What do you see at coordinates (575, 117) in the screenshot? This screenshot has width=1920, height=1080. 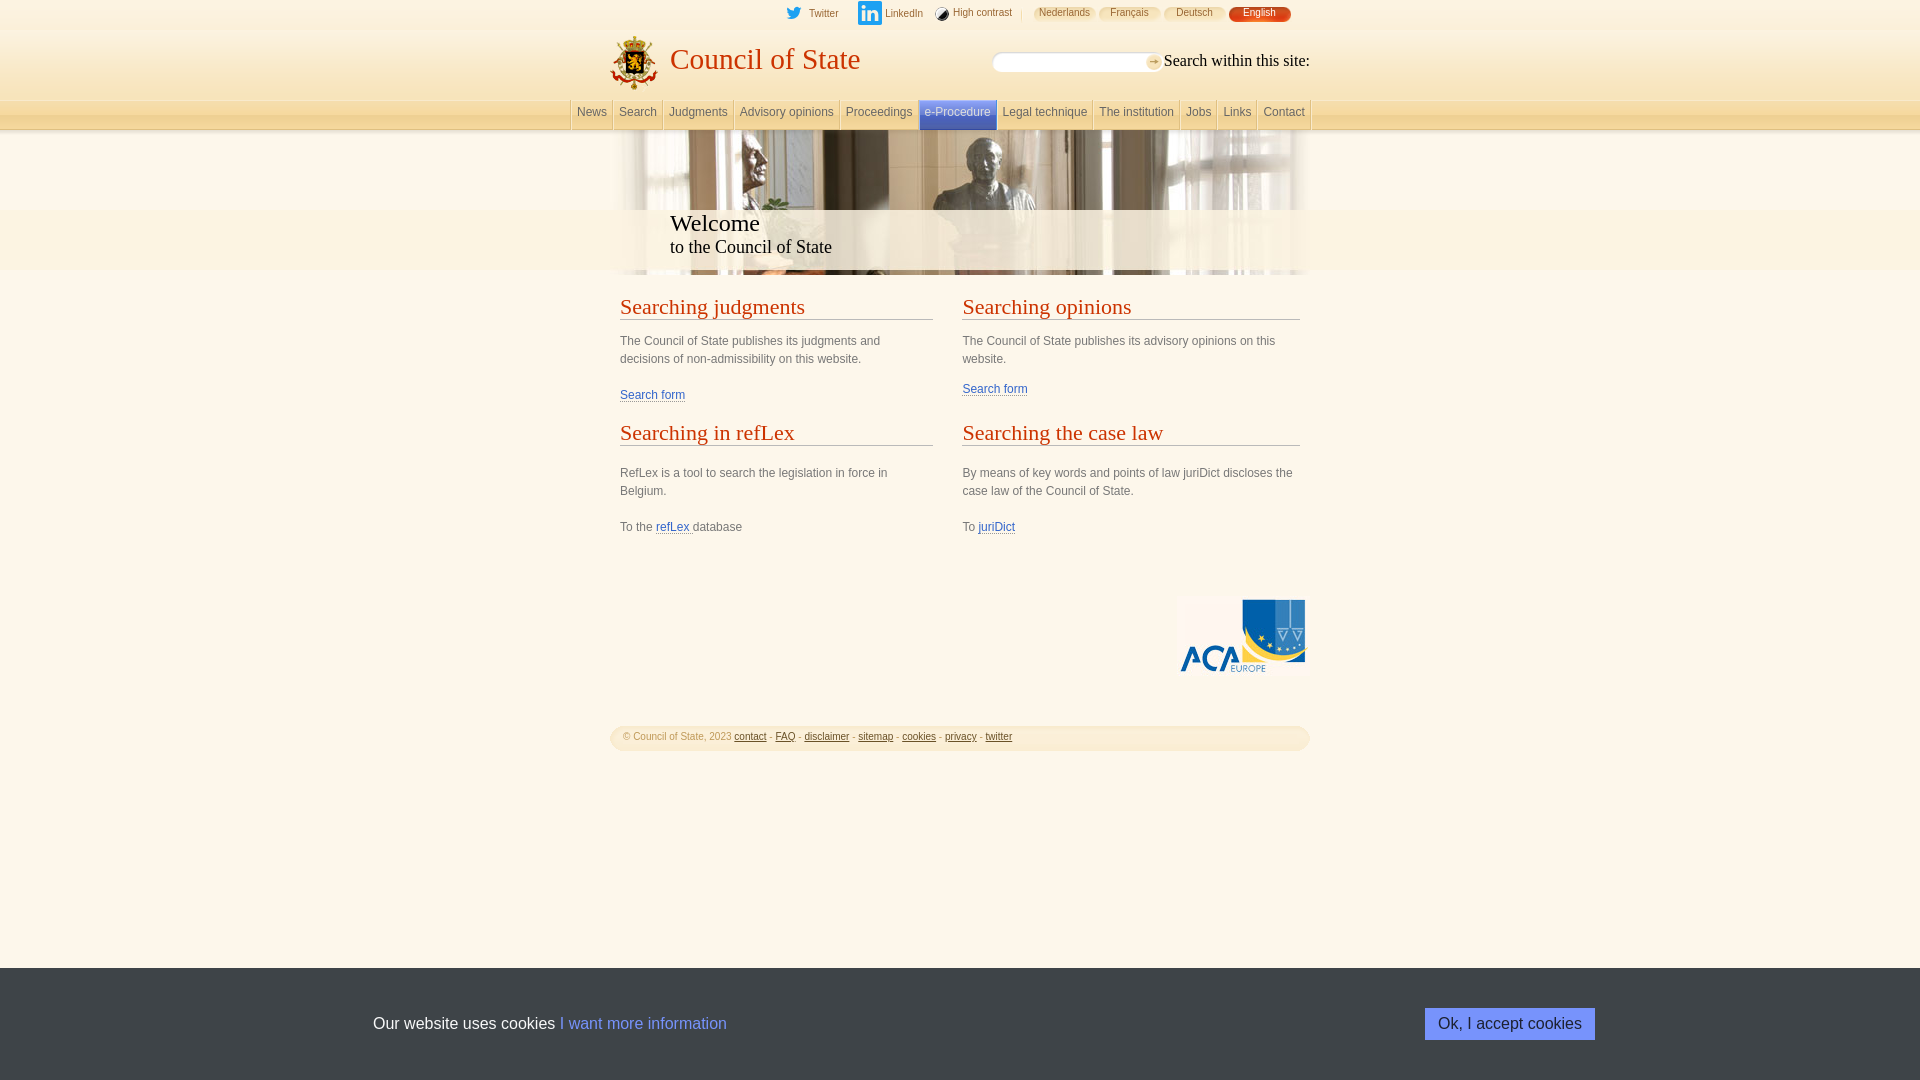 I see `'News'` at bounding box center [575, 117].